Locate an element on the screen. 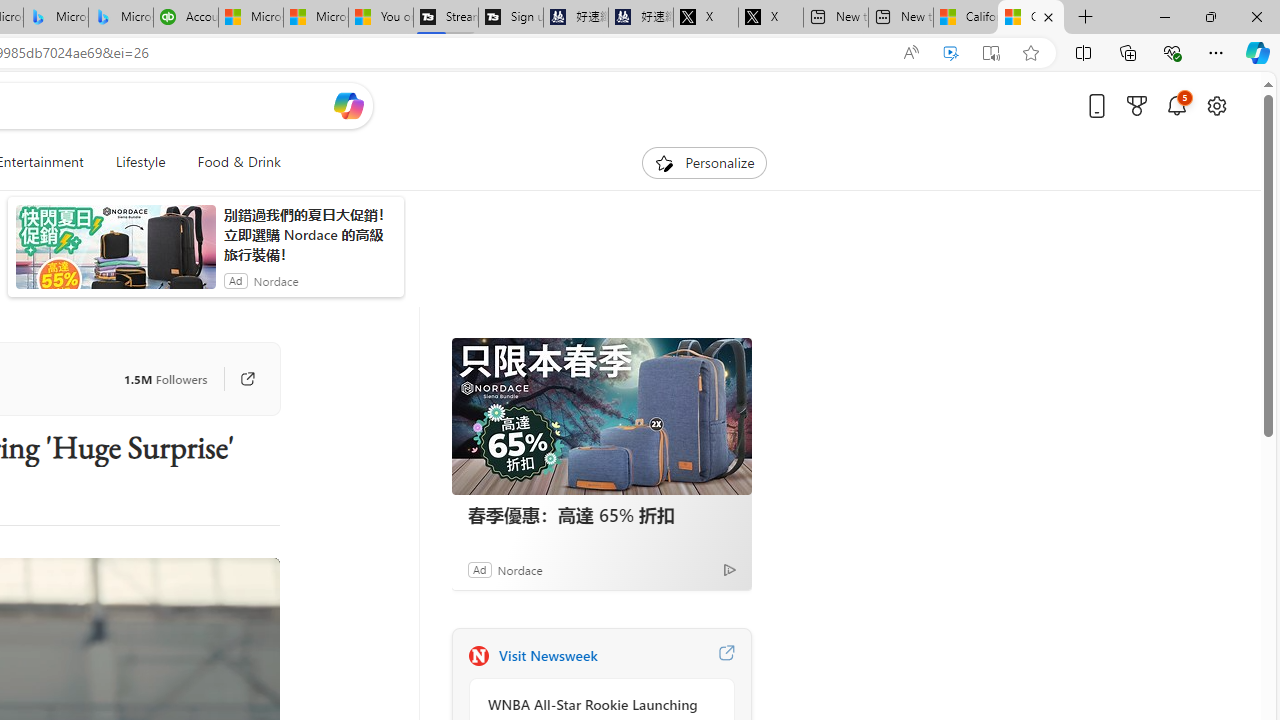 The image size is (1280, 720). 'Enhance video' is located at coordinates (950, 52).